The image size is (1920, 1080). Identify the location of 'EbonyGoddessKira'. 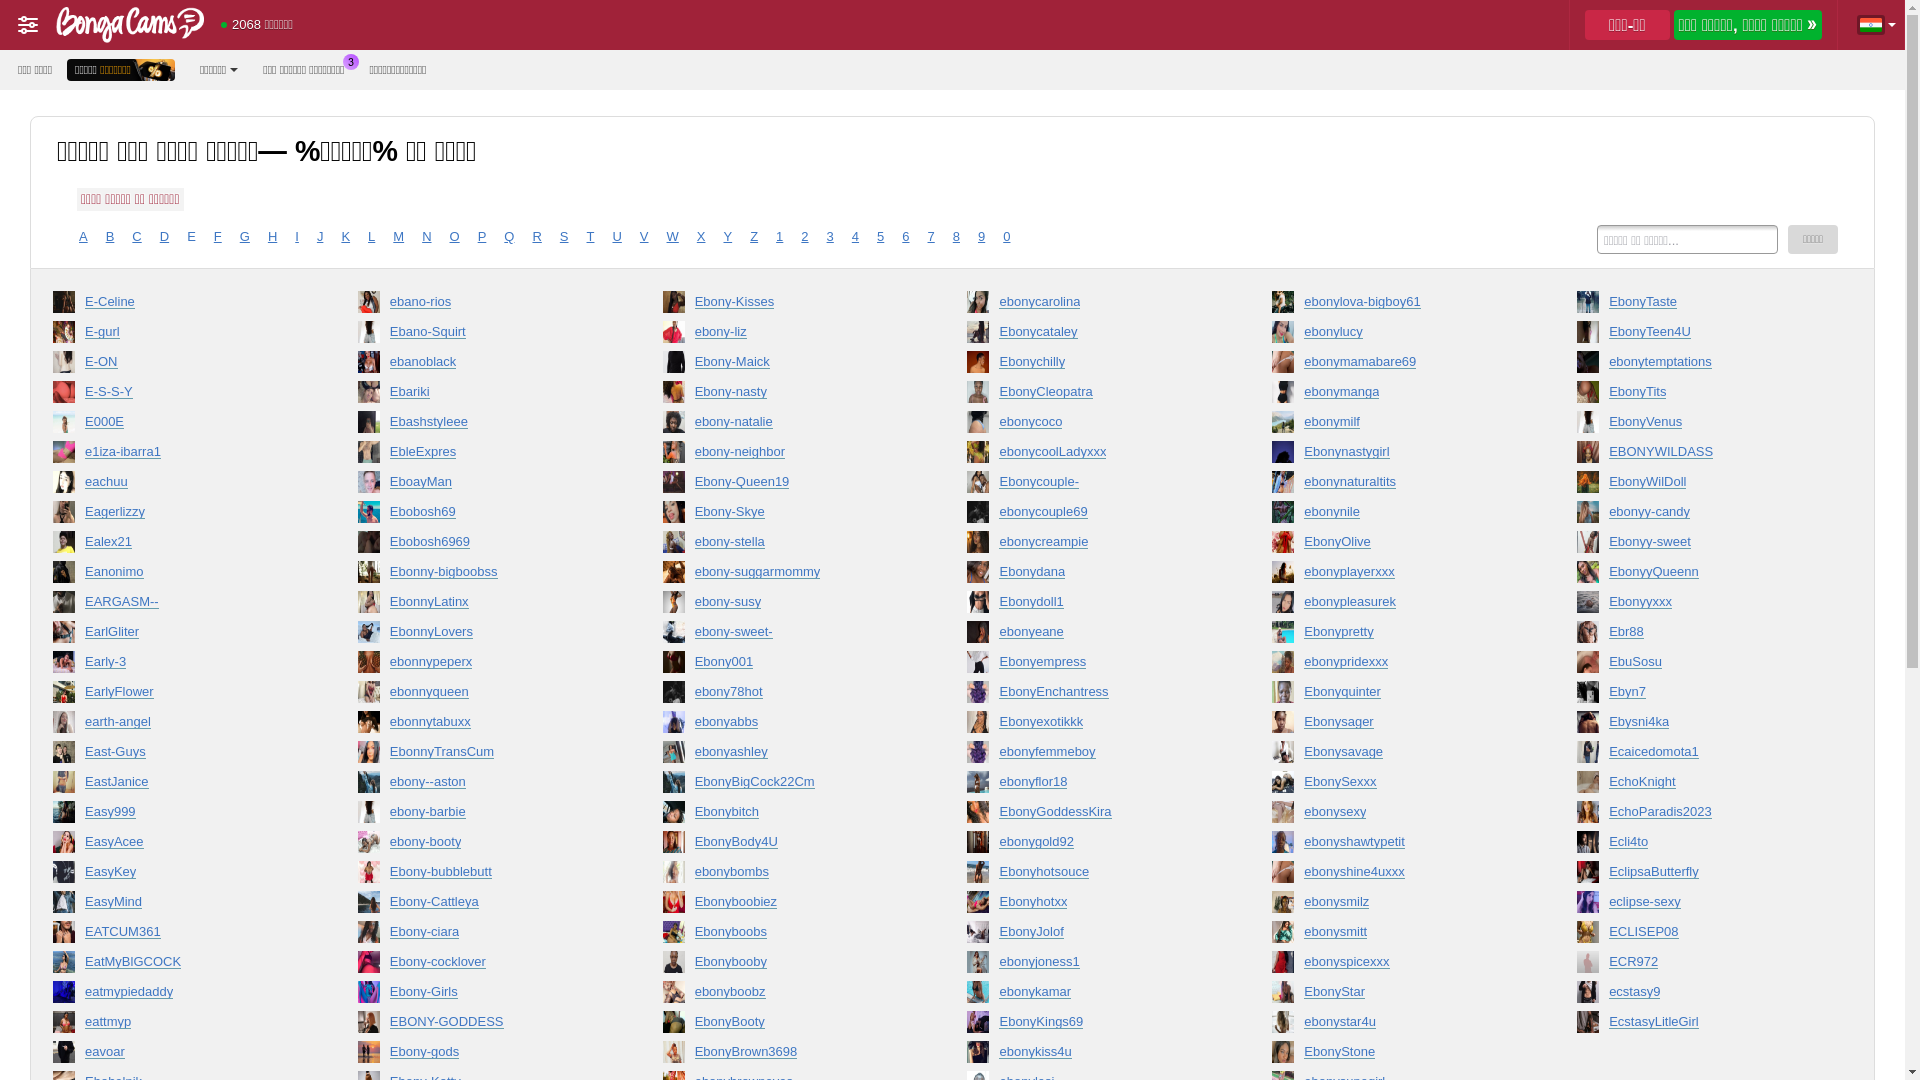
(1089, 816).